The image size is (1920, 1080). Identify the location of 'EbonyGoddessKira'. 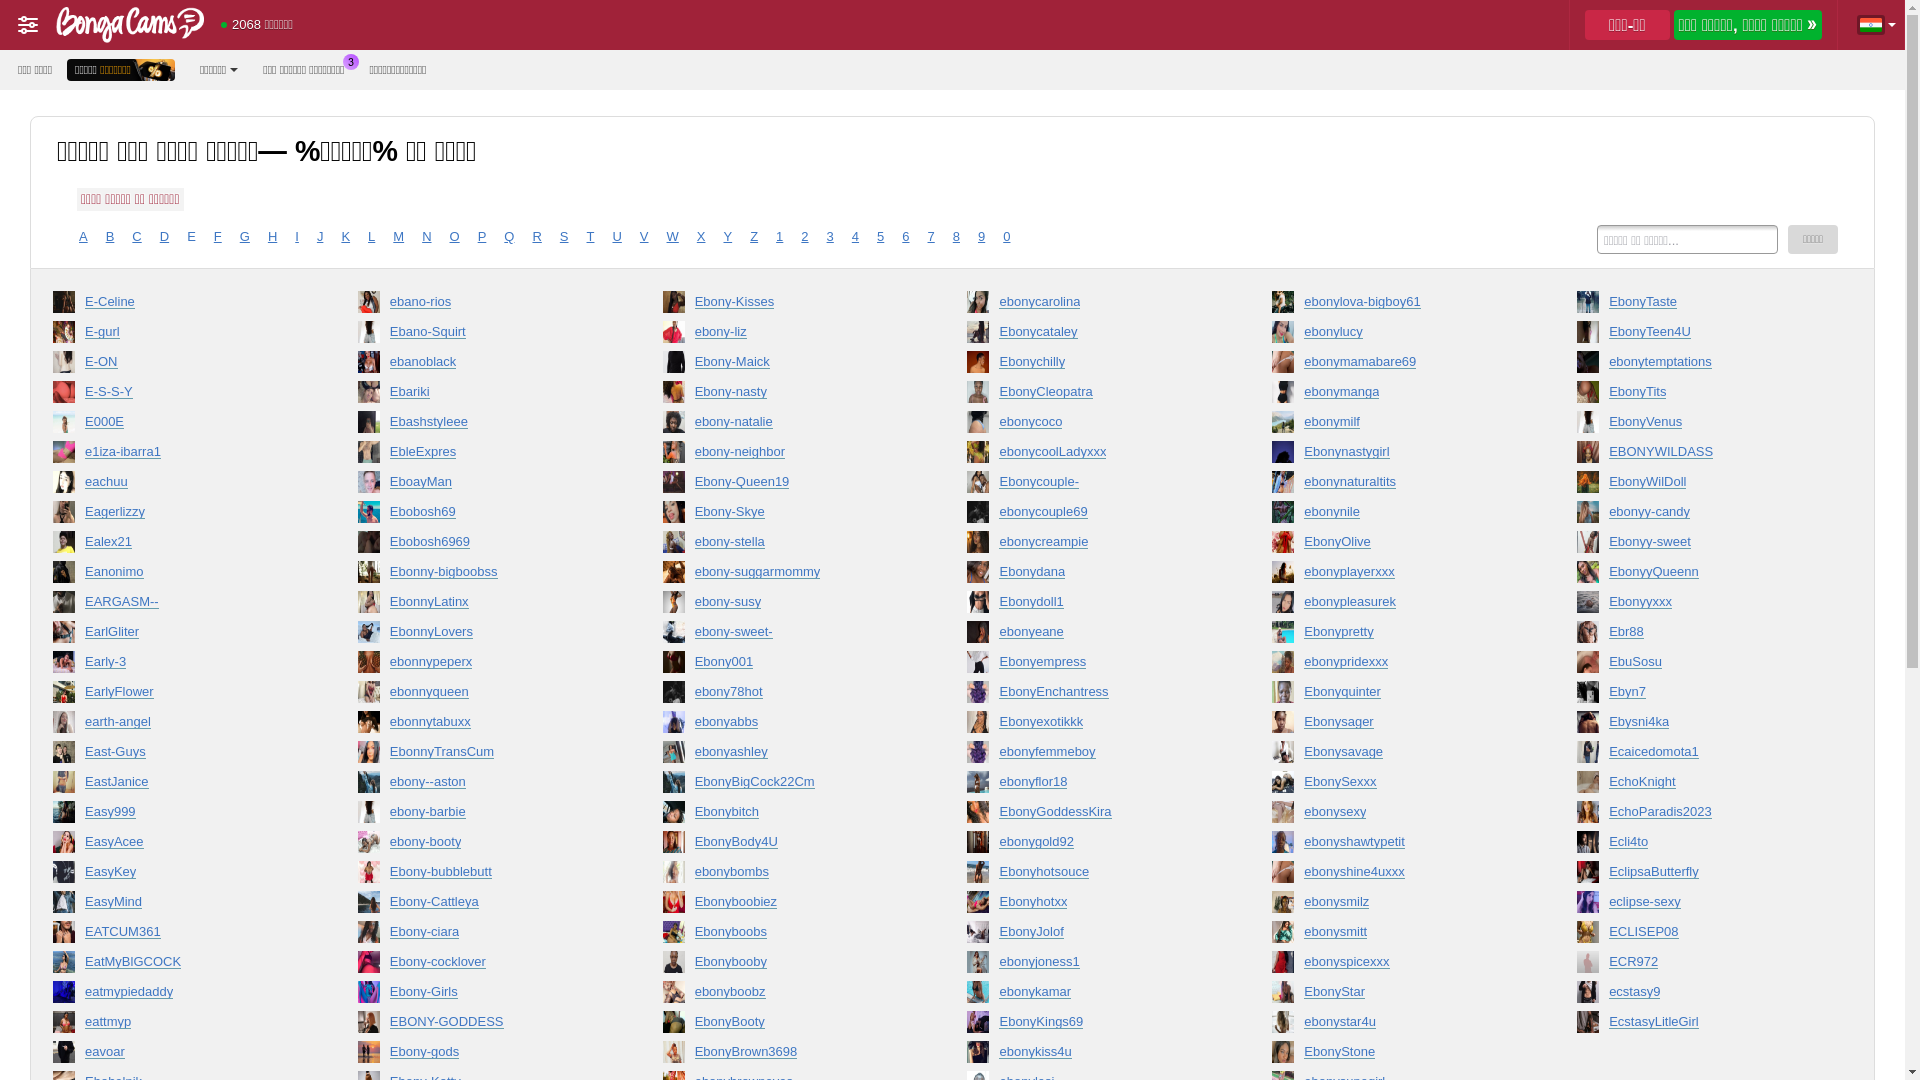
(1089, 816).